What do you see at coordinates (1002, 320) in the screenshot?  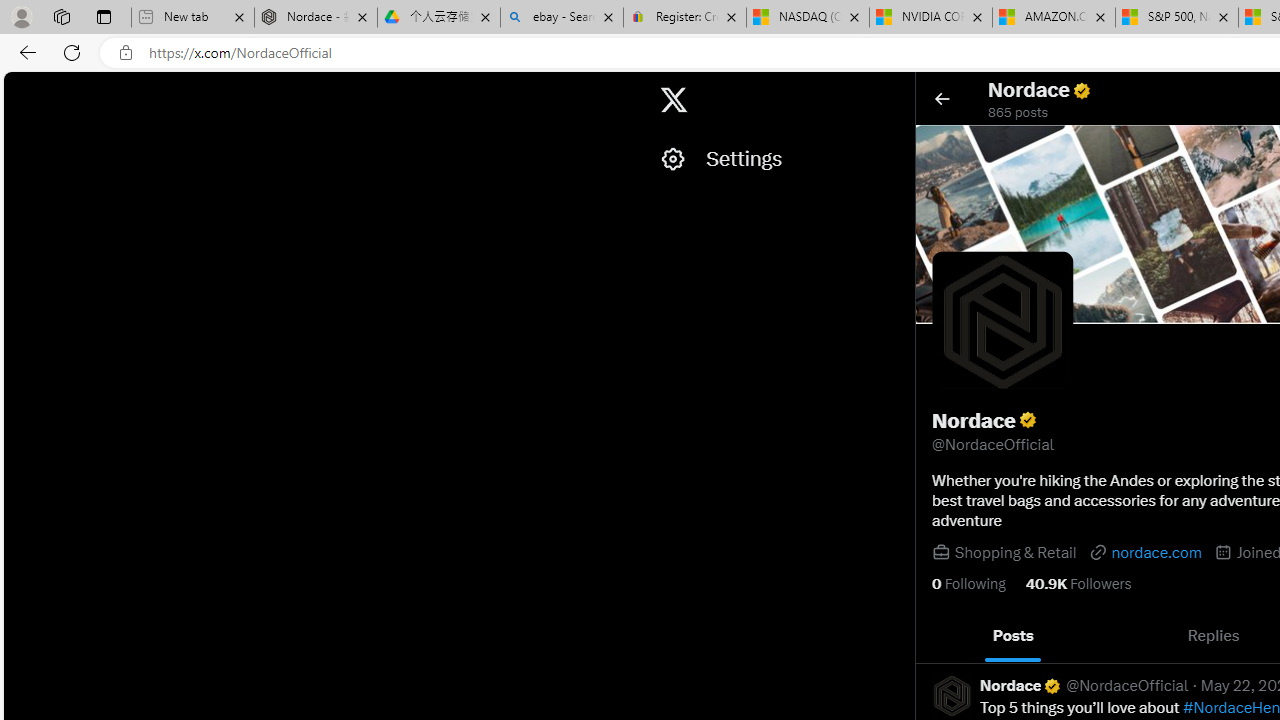 I see `'Square profile picture and Opens profile photo'` at bounding box center [1002, 320].